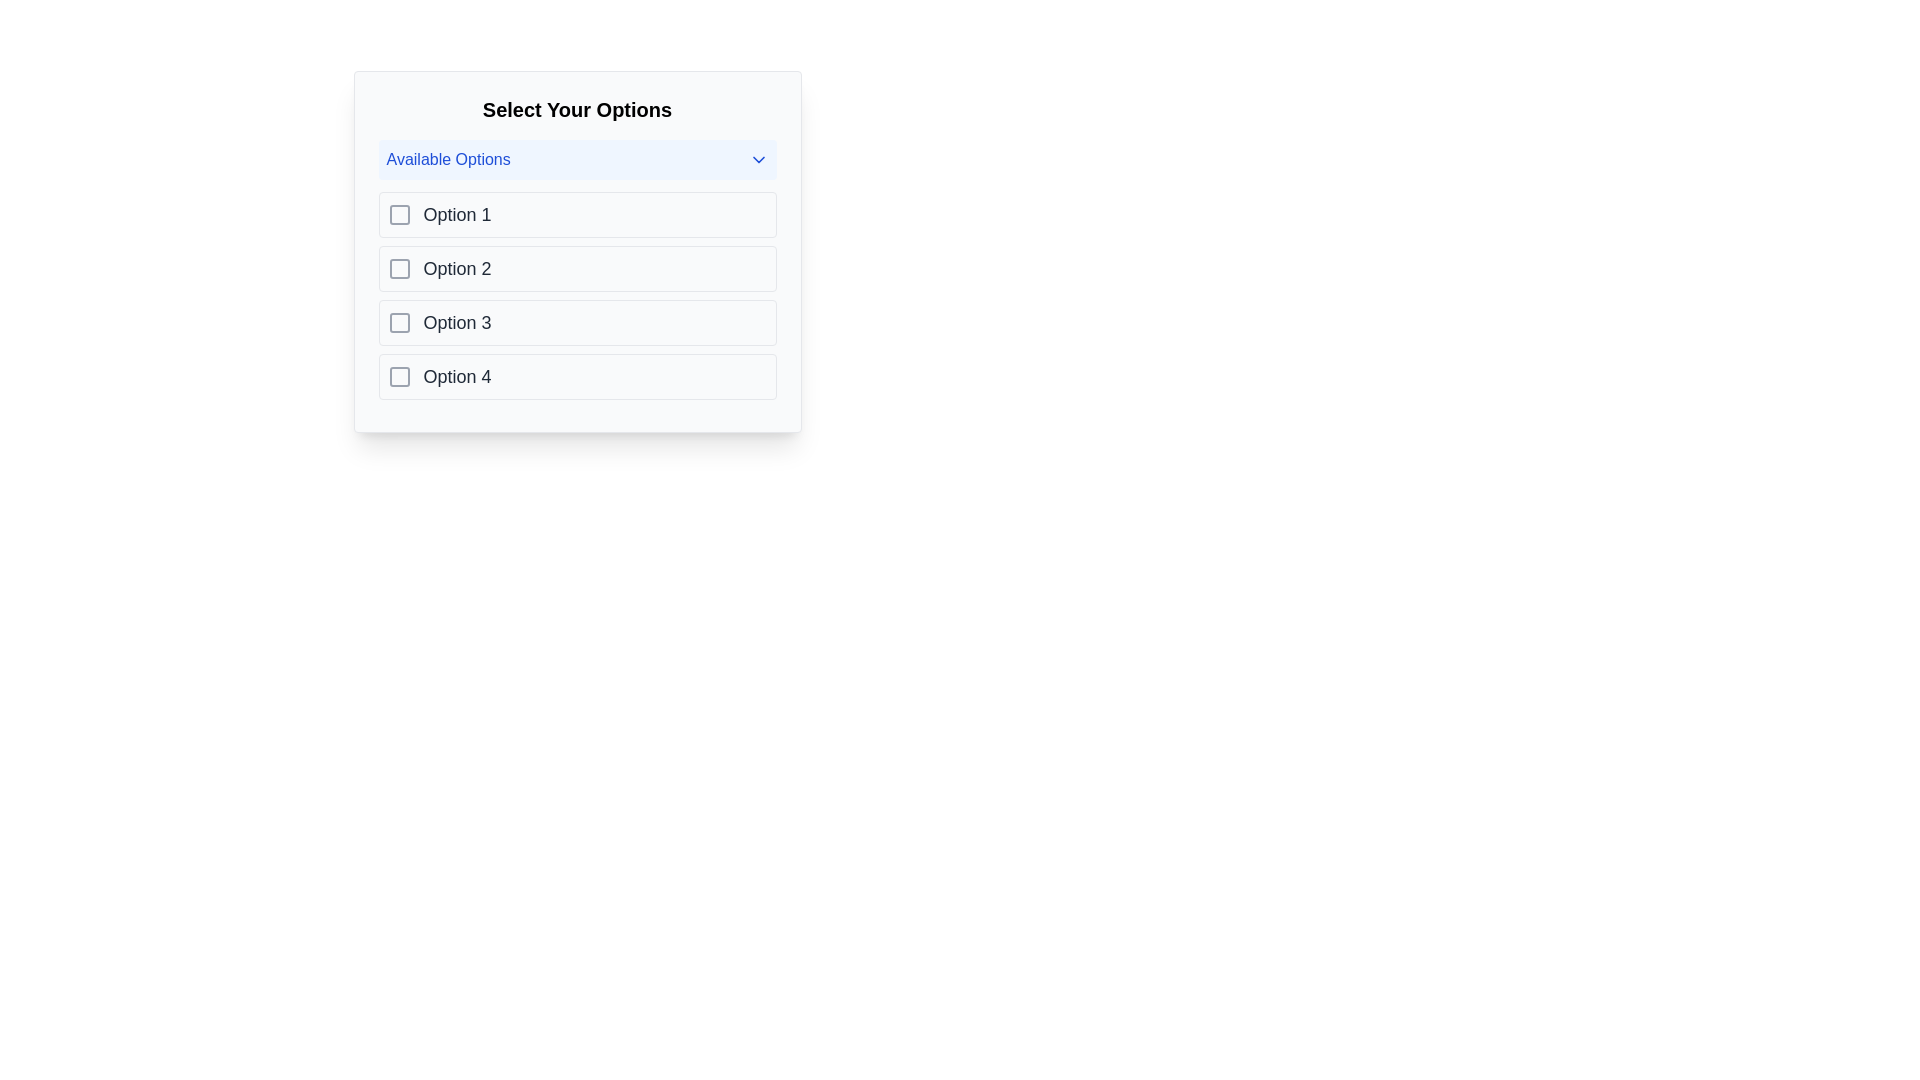 This screenshot has height=1080, width=1920. Describe the element at coordinates (399, 377) in the screenshot. I see `the interactive checkbox located to the left of the label 'Option 4' in the fourth row of the options list` at that location.